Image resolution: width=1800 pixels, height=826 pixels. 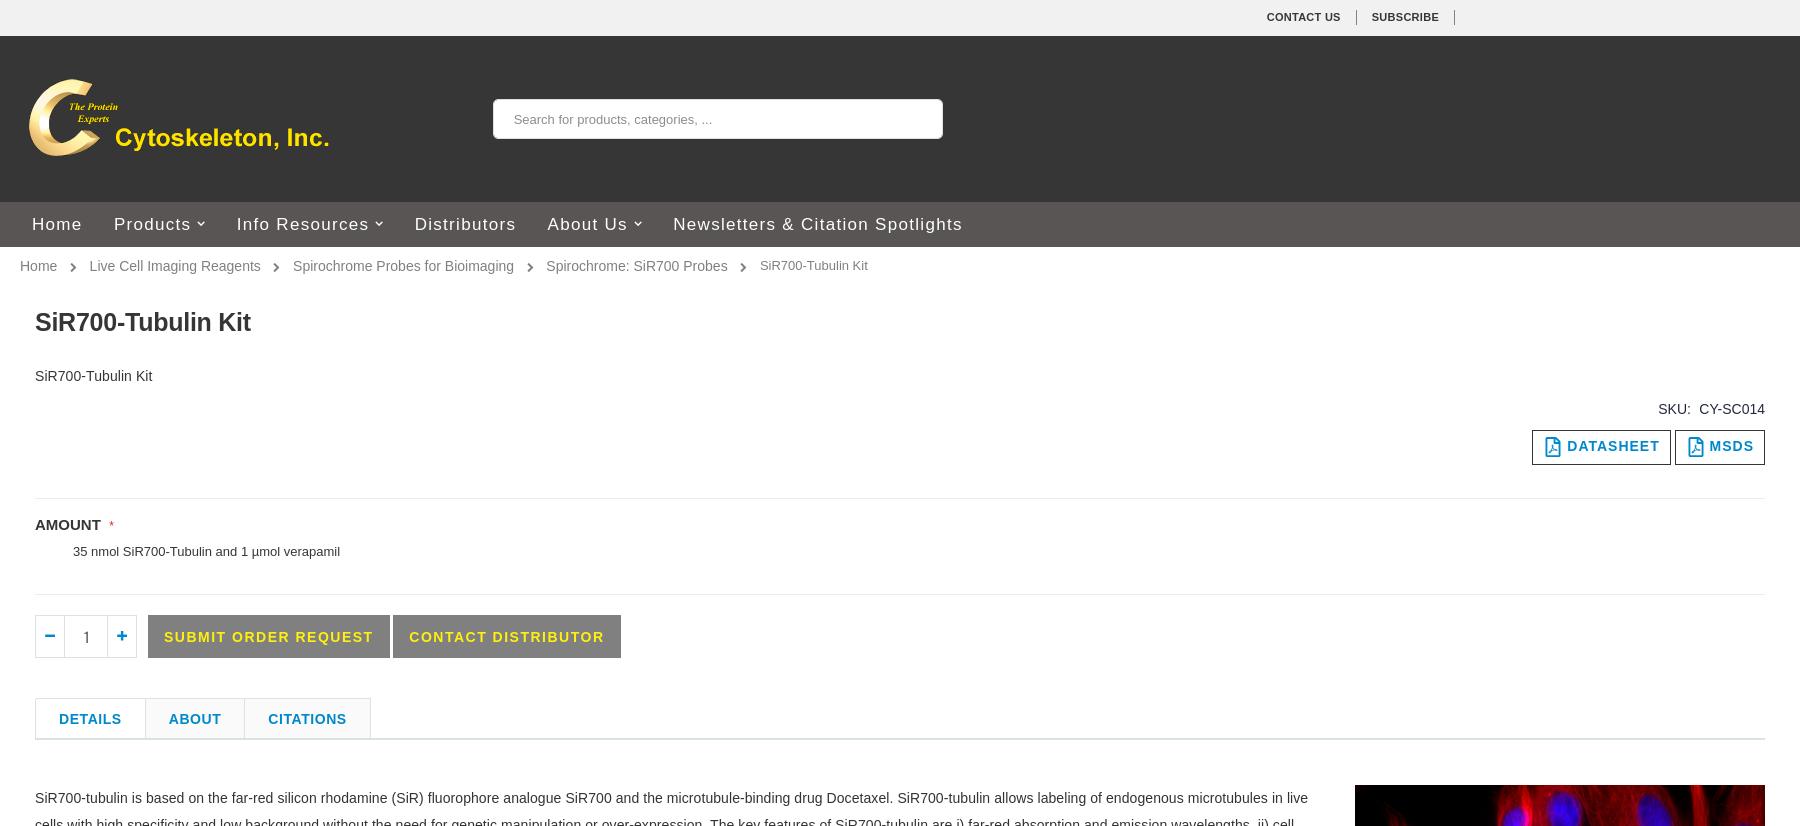 I want to click on 'Contact Distributor', so click(x=408, y=635).